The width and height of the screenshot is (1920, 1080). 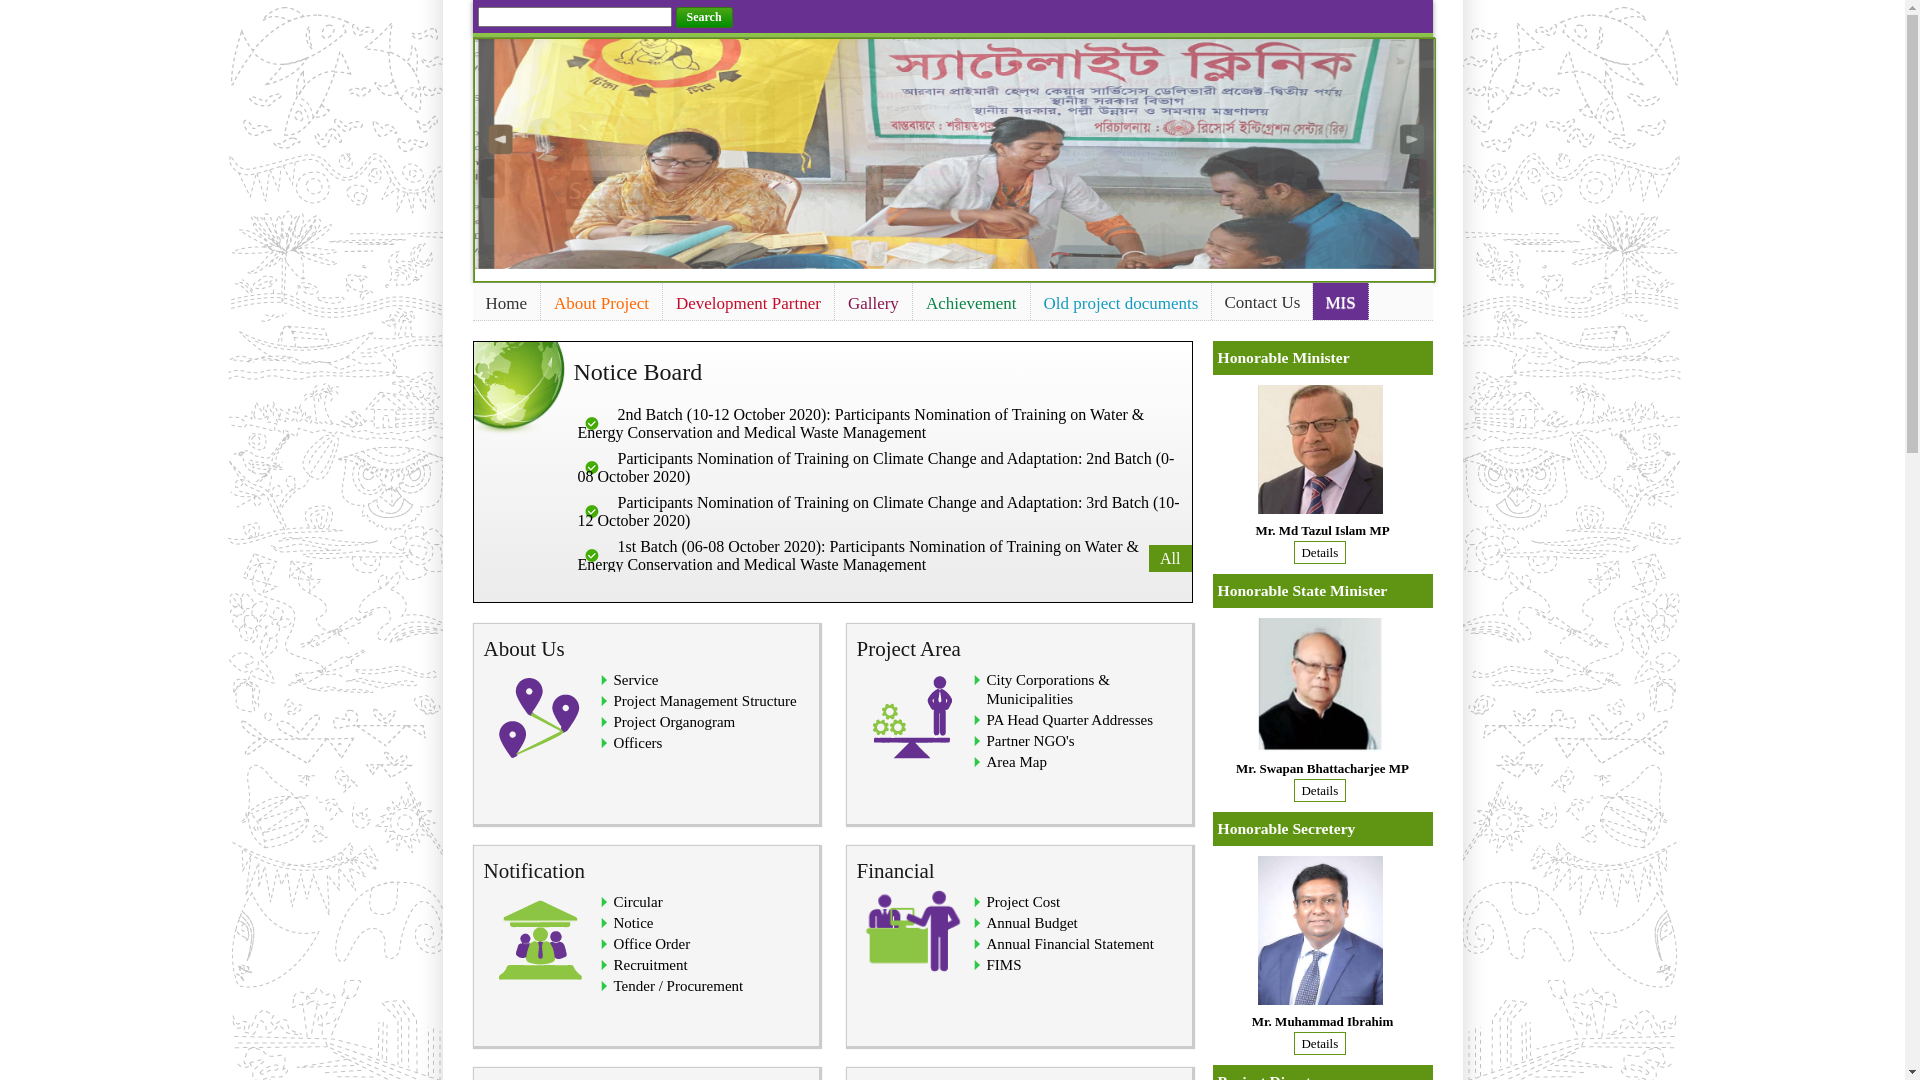 I want to click on 'Annual Financial Statement', so click(x=1068, y=944).